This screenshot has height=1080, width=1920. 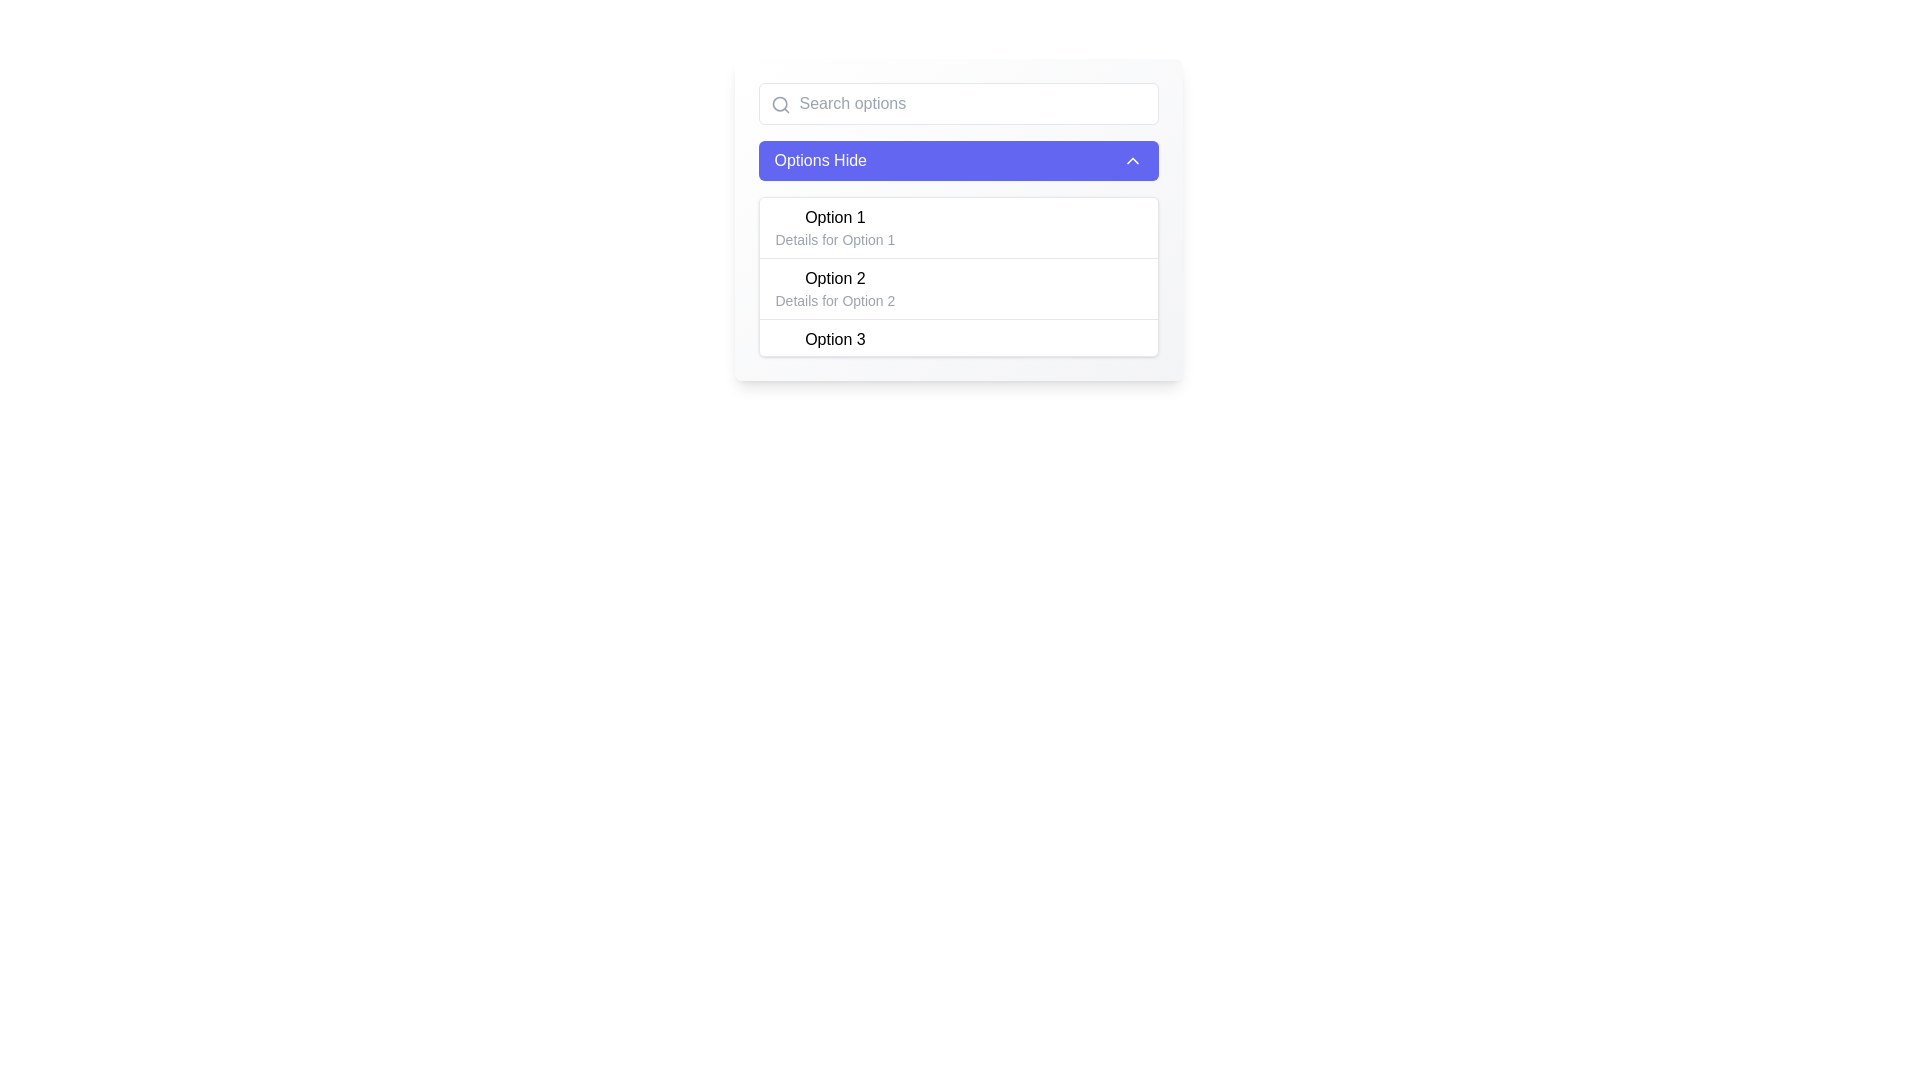 I want to click on the search icon, which is a gray circular outline with a handle resembling a magnifying glass, located to the left of the 'Search options' input field, so click(x=779, y=104).